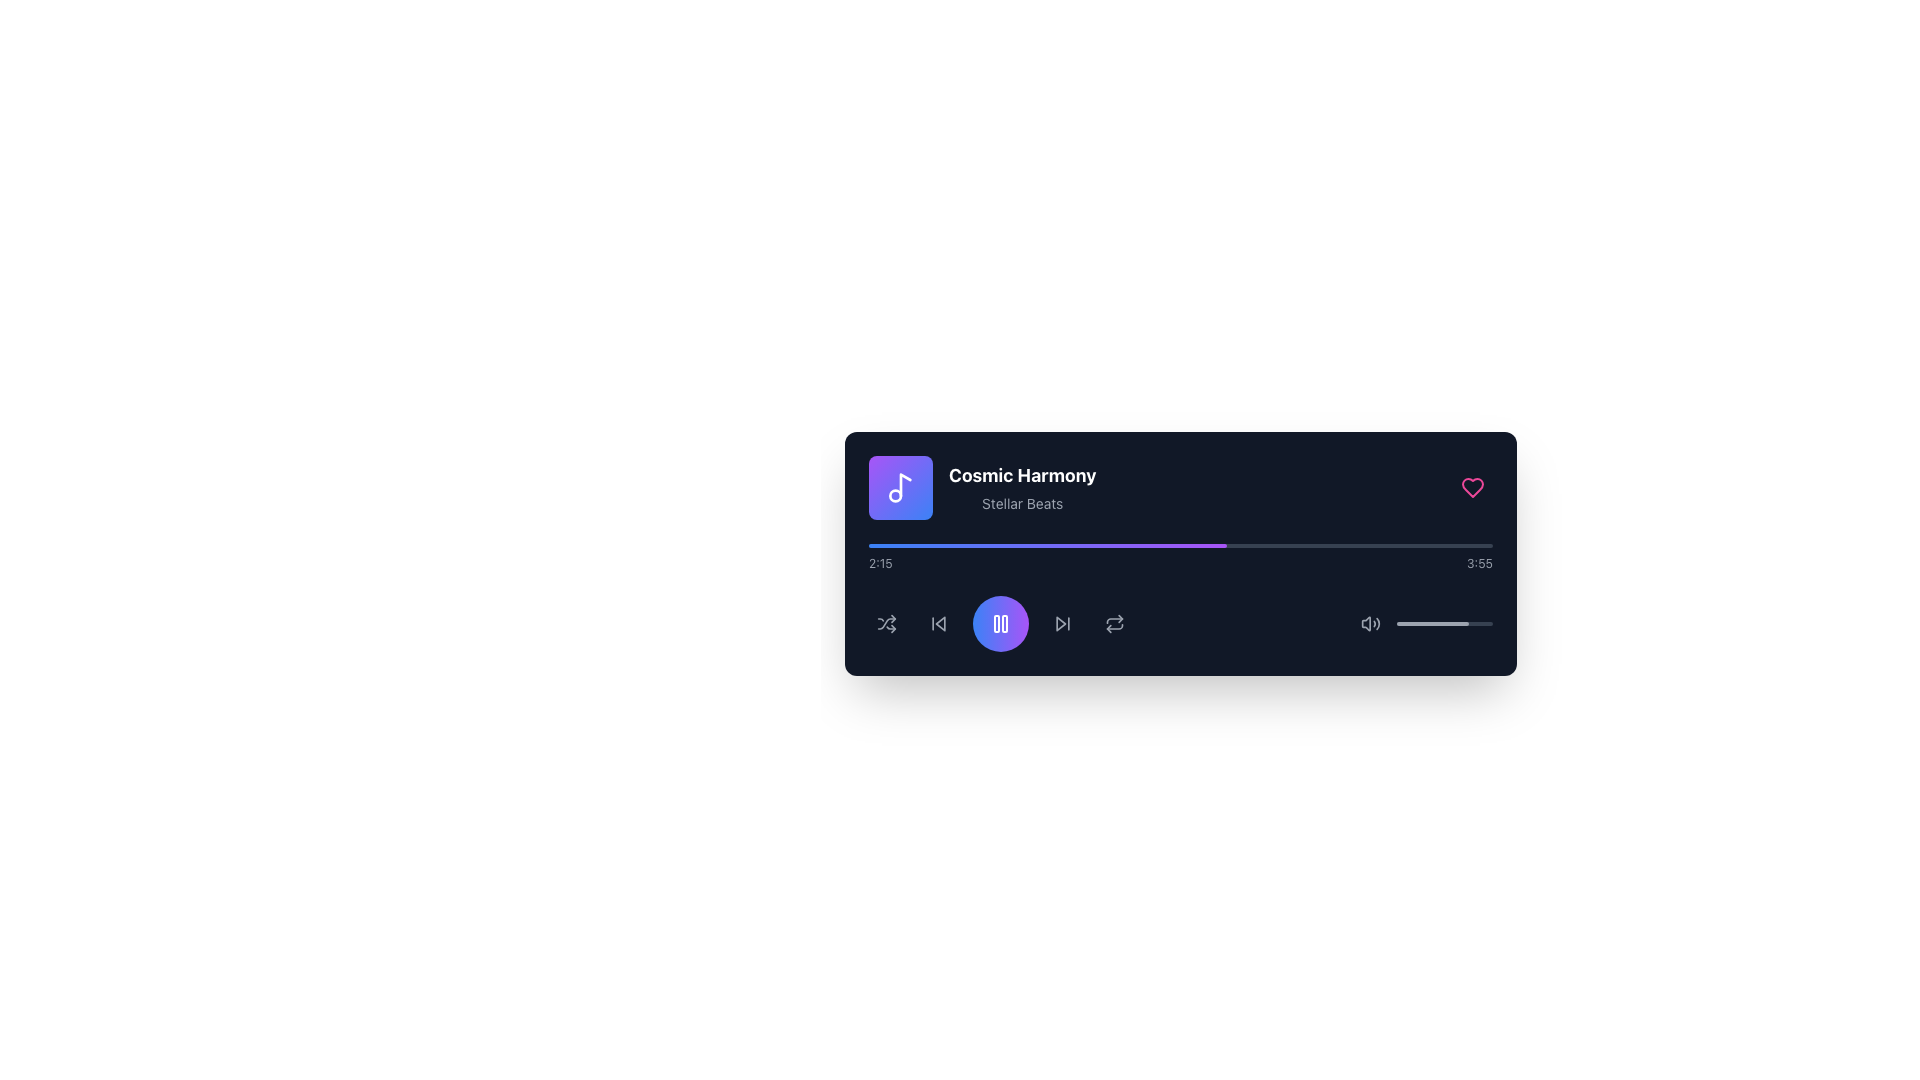 This screenshot has width=1920, height=1080. I want to click on playback time, so click(1415, 546).